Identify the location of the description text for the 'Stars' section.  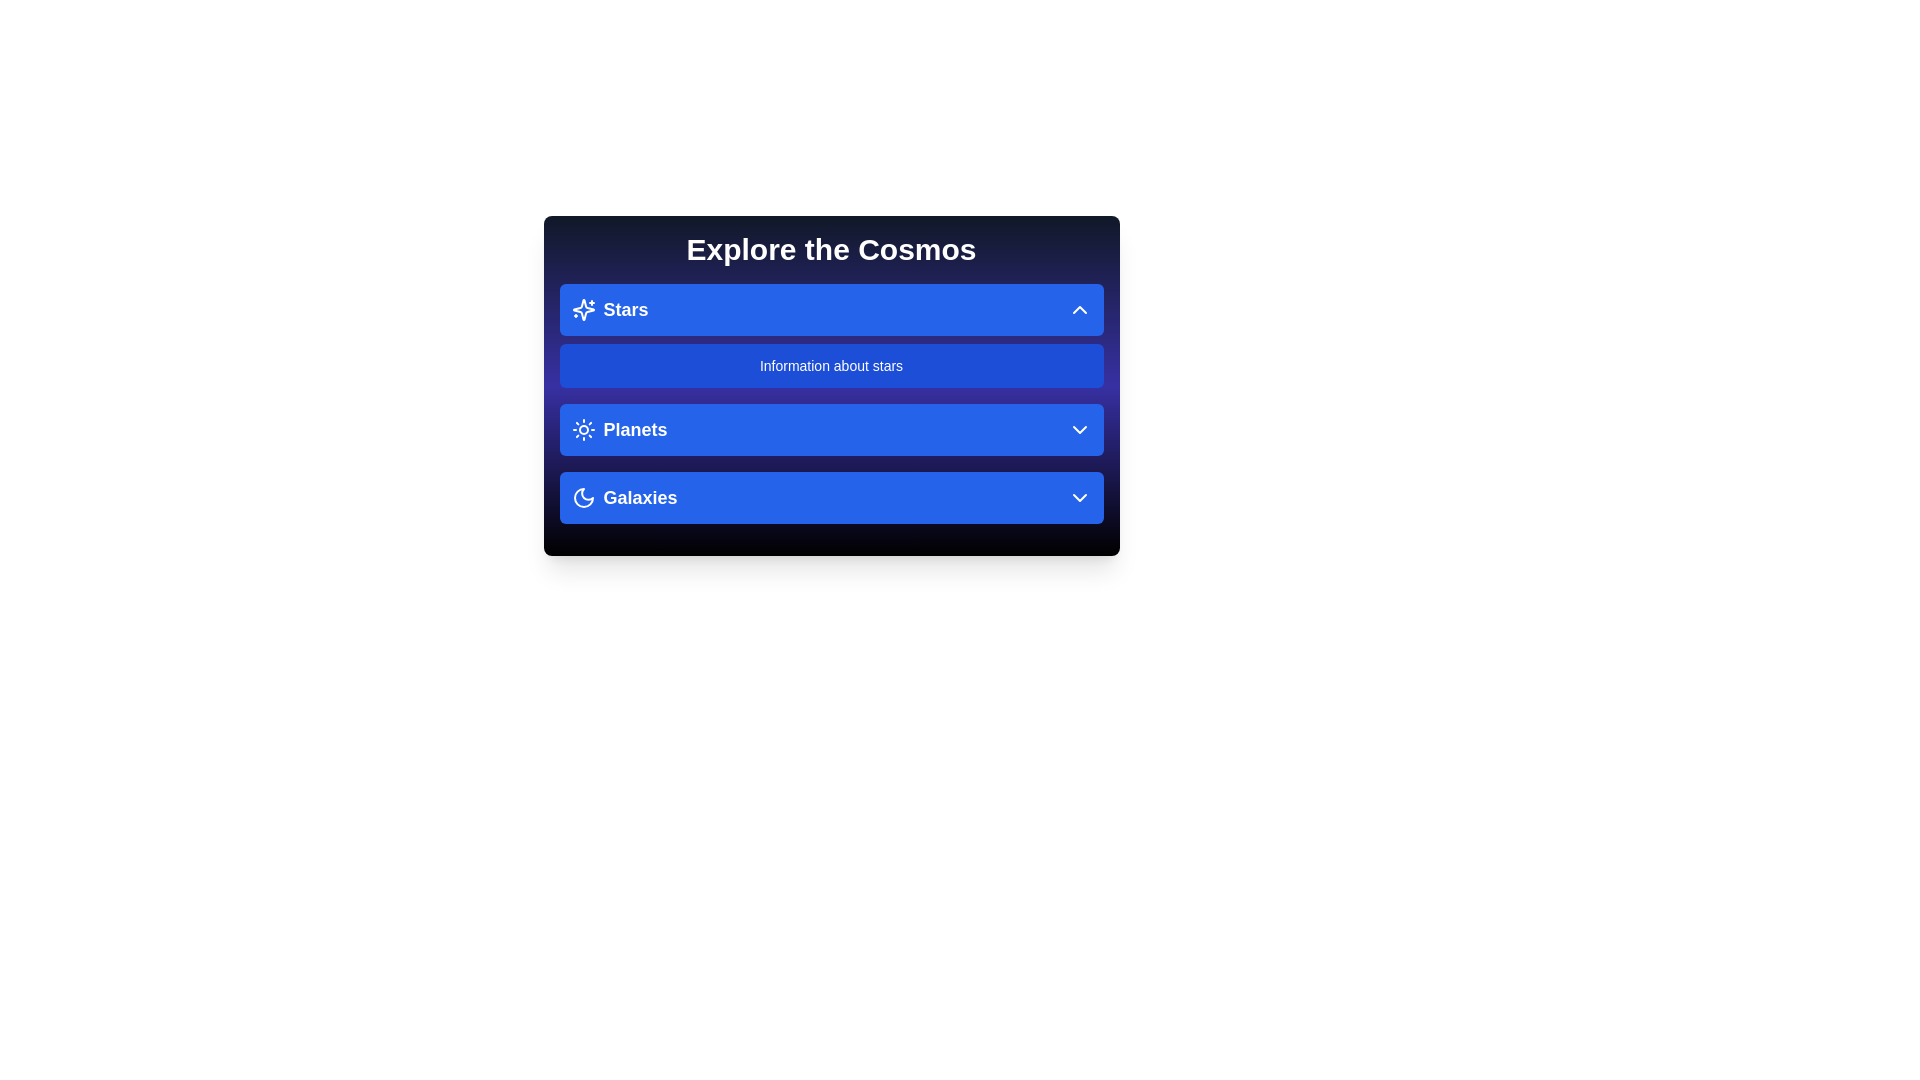
(831, 366).